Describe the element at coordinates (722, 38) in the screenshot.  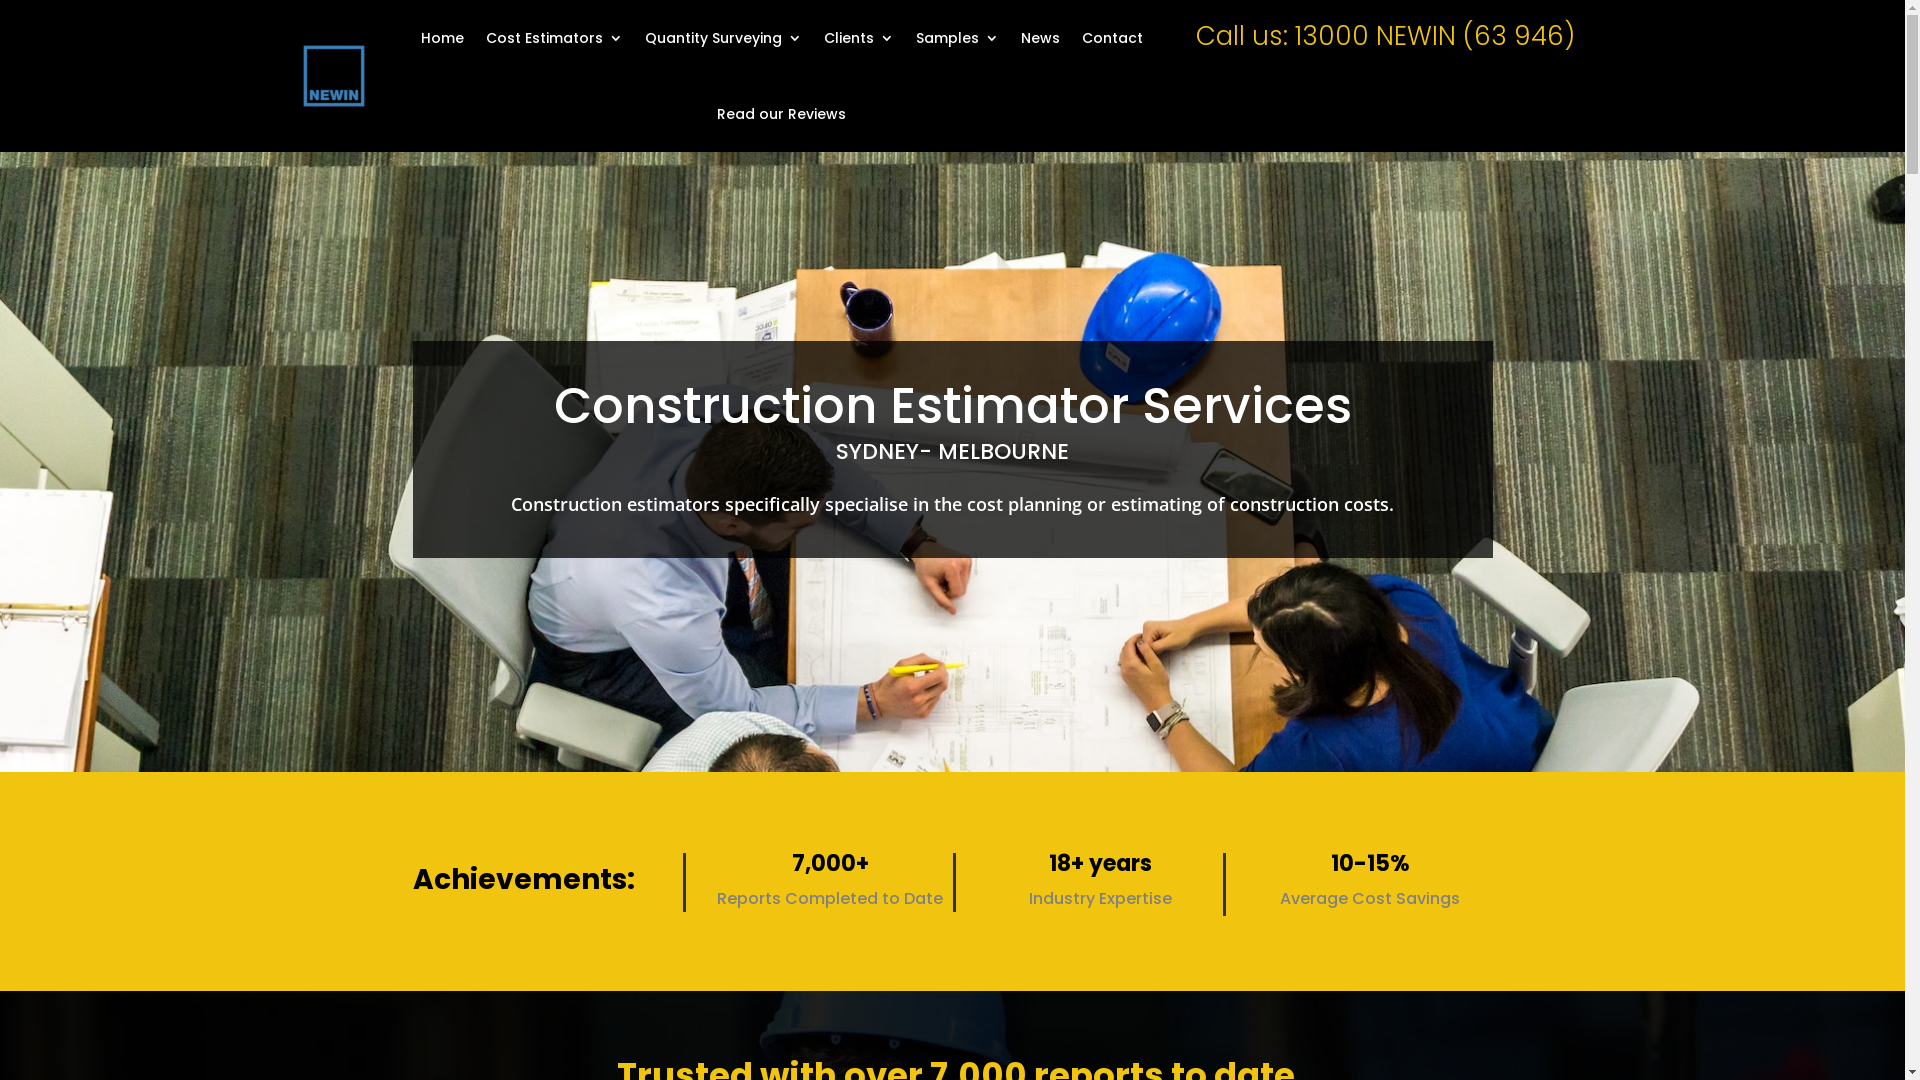
I see `'Quantity Surveying'` at that location.